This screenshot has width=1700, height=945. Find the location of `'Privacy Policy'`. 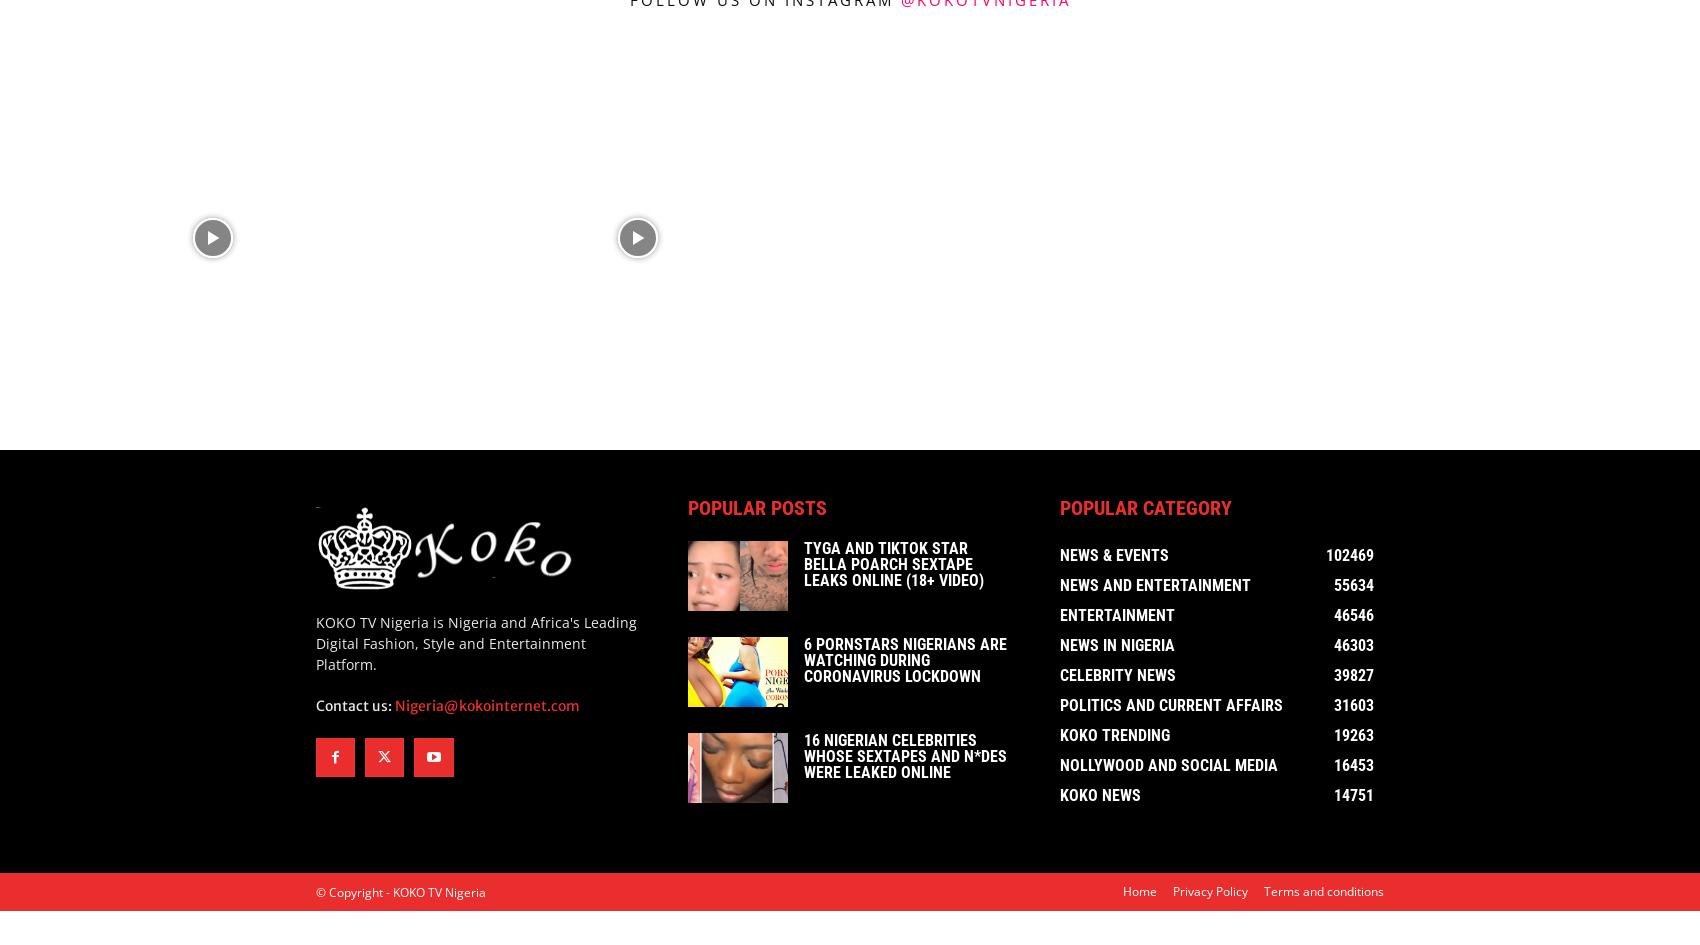

'Privacy Policy' is located at coordinates (1209, 894).